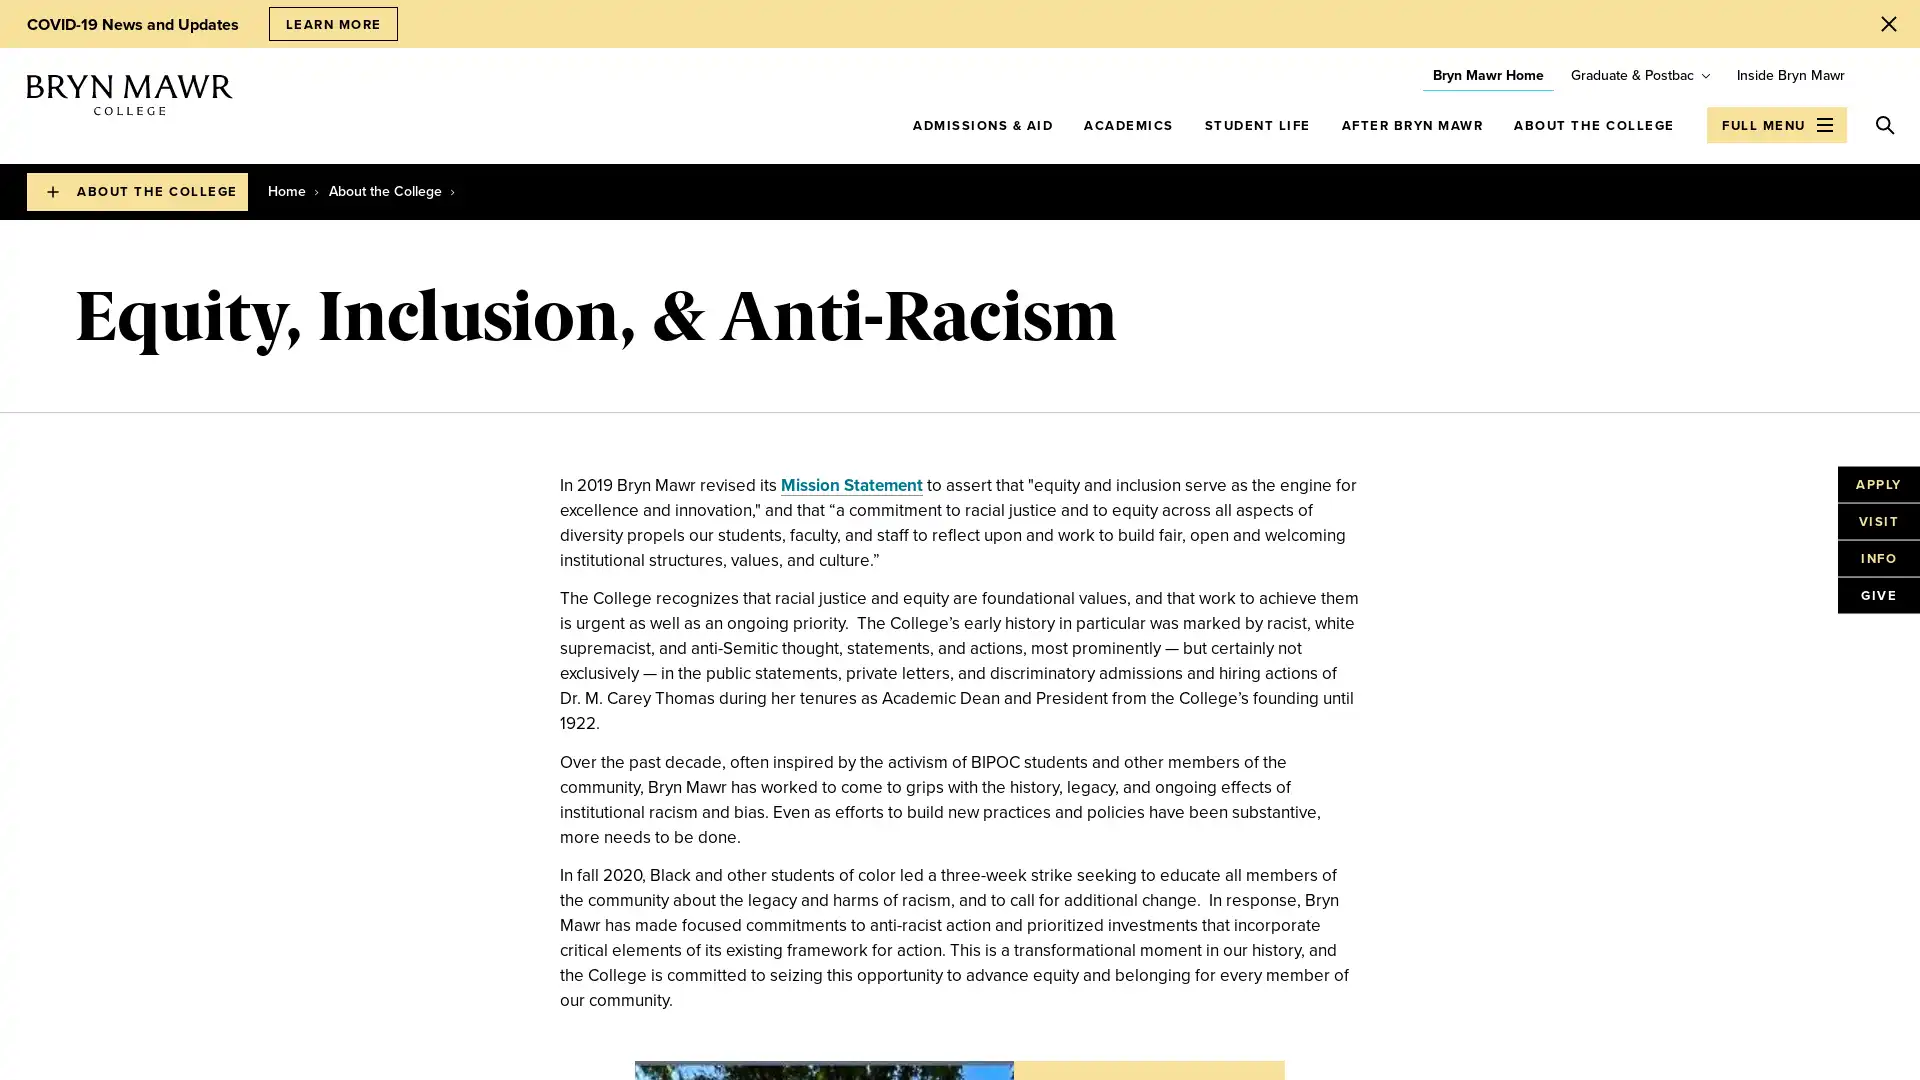 Image resolution: width=1920 pixels, height=1080 pixels. Describe the element at coordinates (1776, 124) in the screenshot. I see `FULL MENU` at that location.